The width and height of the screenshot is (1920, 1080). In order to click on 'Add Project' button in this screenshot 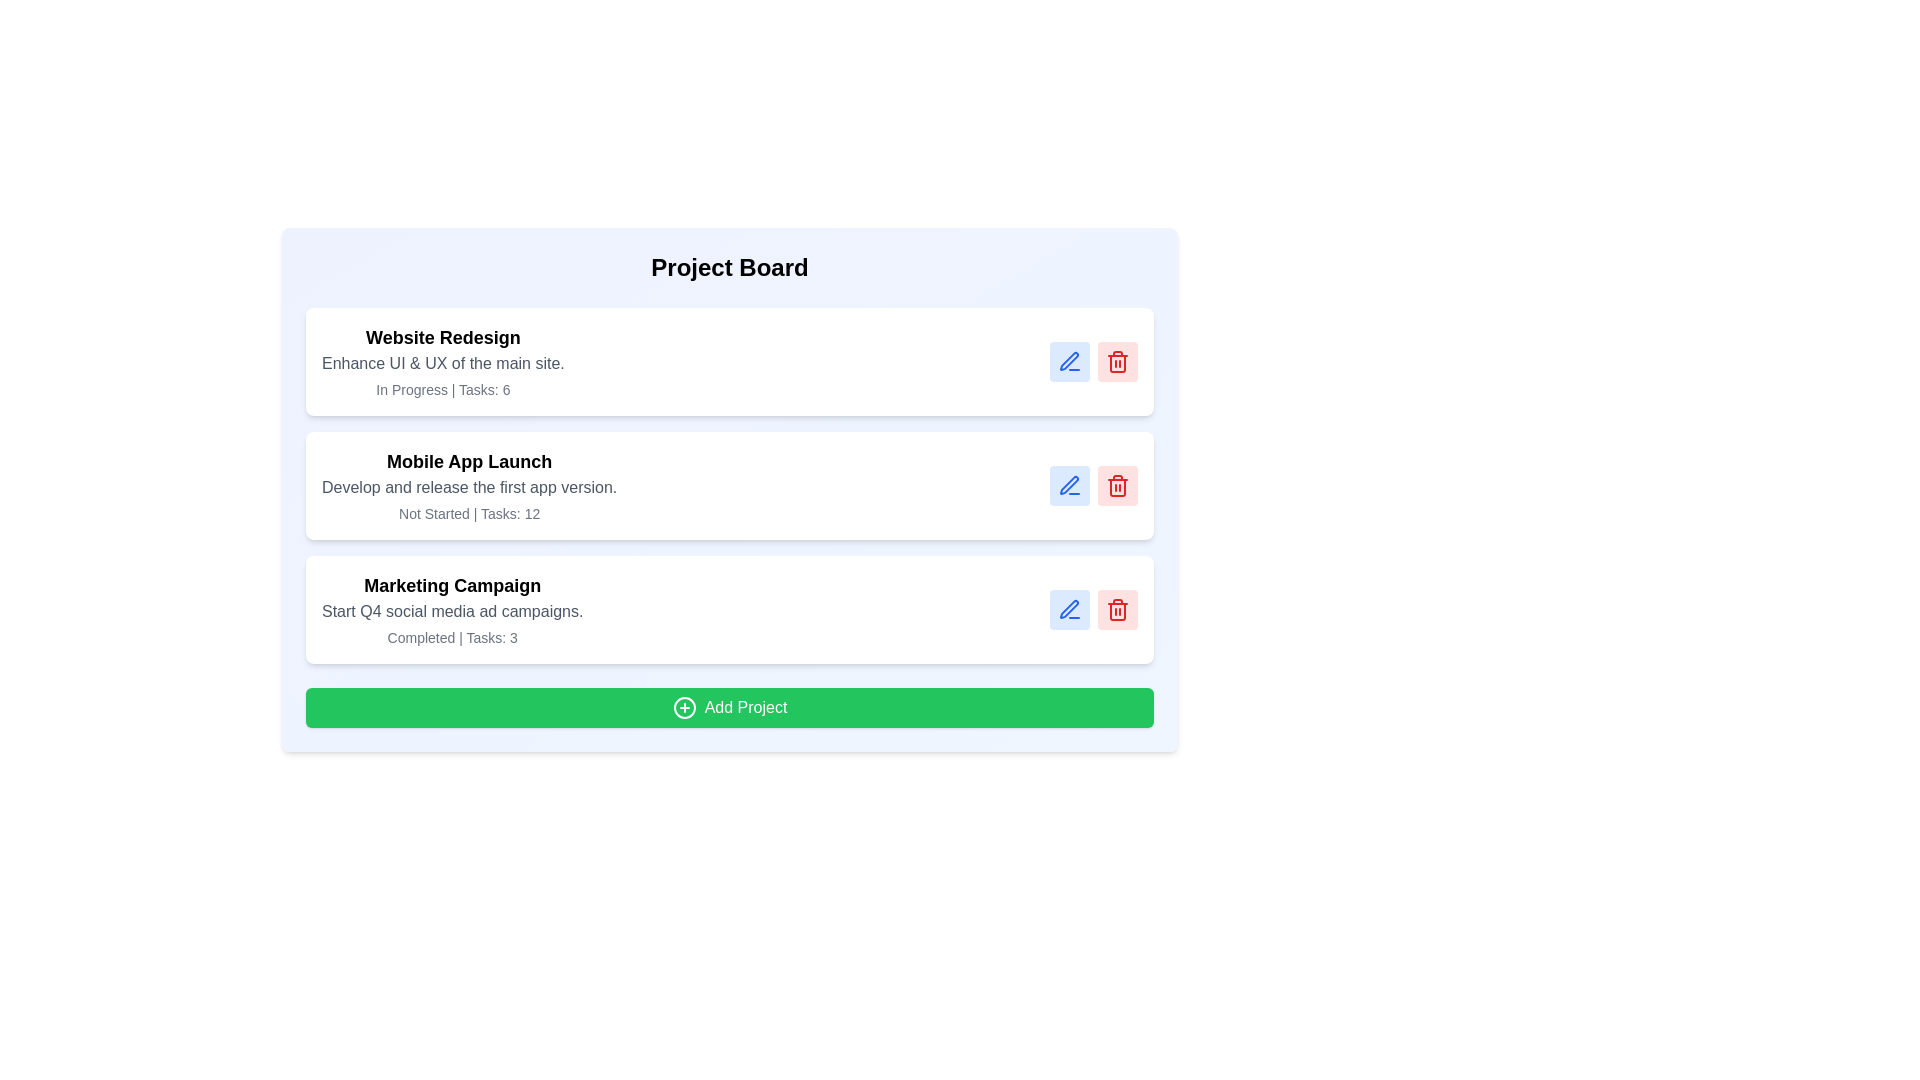, I will do `click(728, 707)`.